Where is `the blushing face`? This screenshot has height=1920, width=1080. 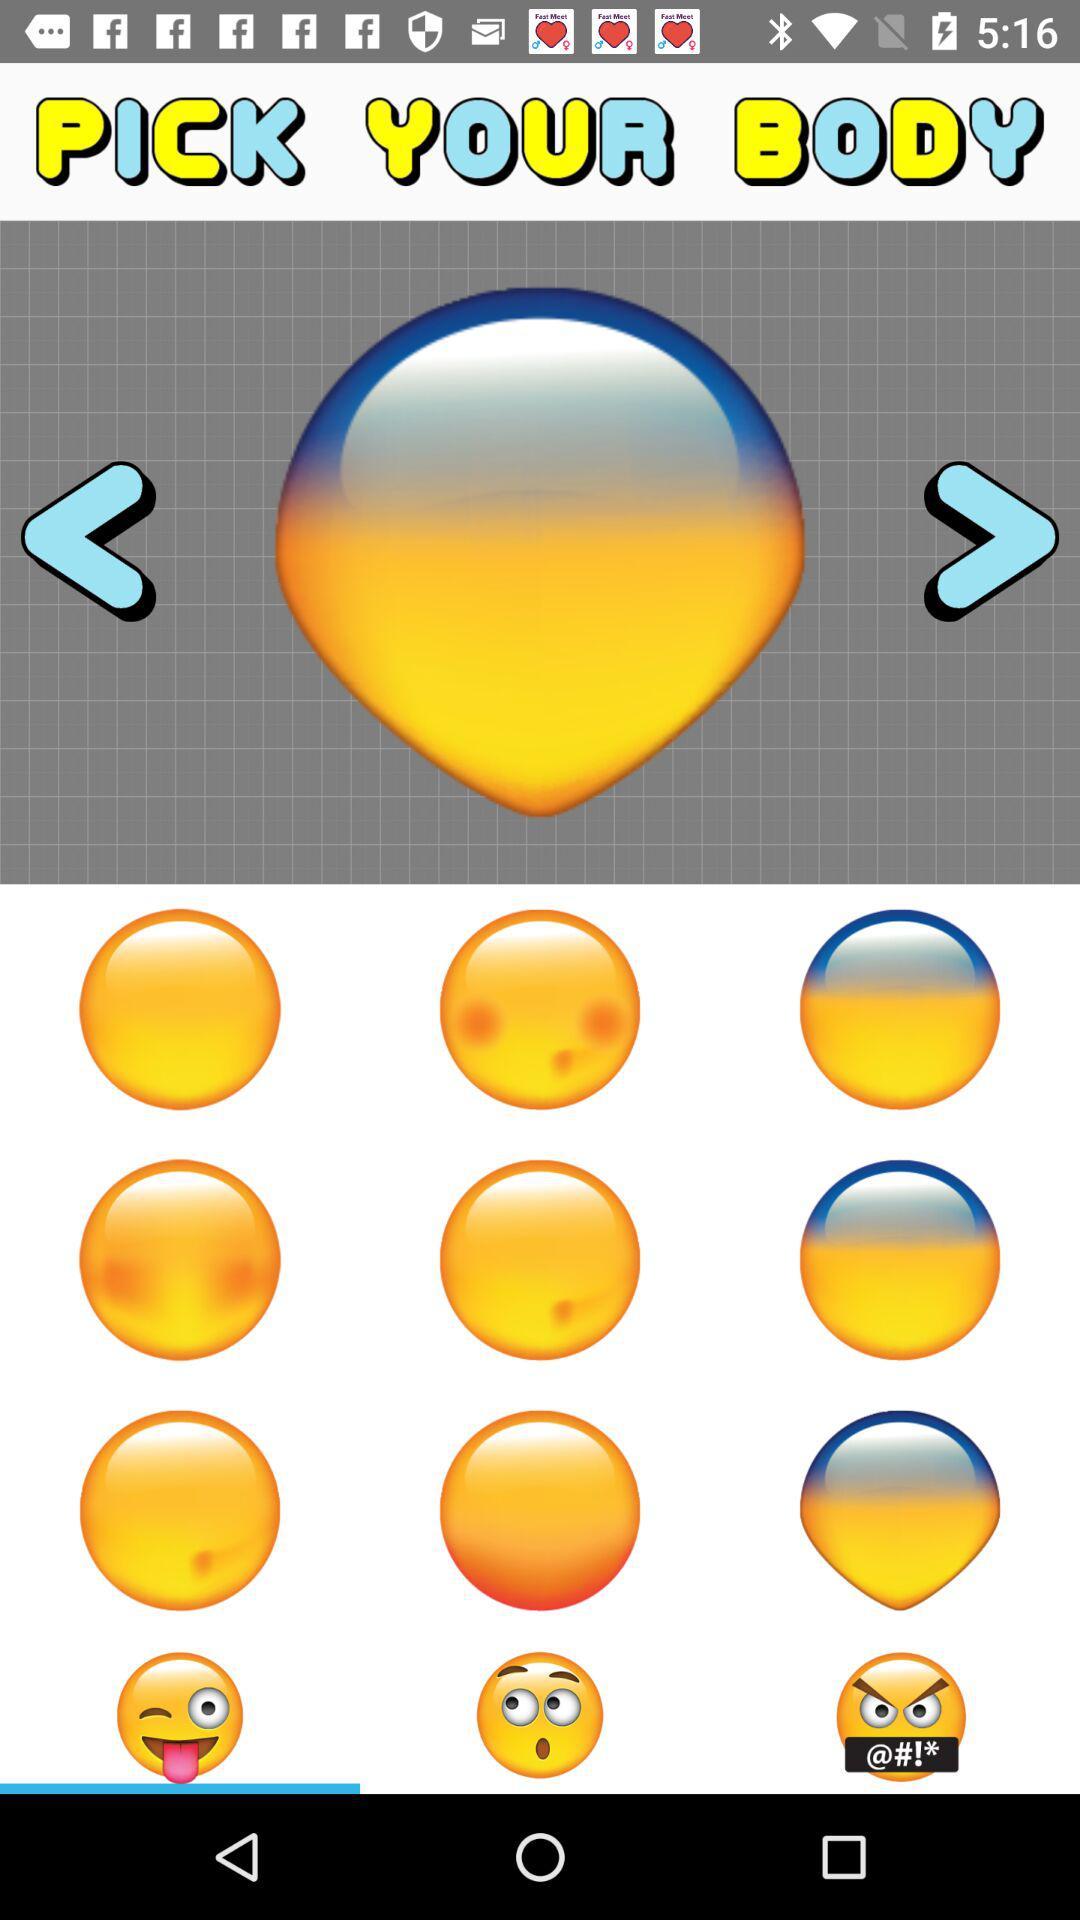
the blushing face is located at coordinates (180, 1258).